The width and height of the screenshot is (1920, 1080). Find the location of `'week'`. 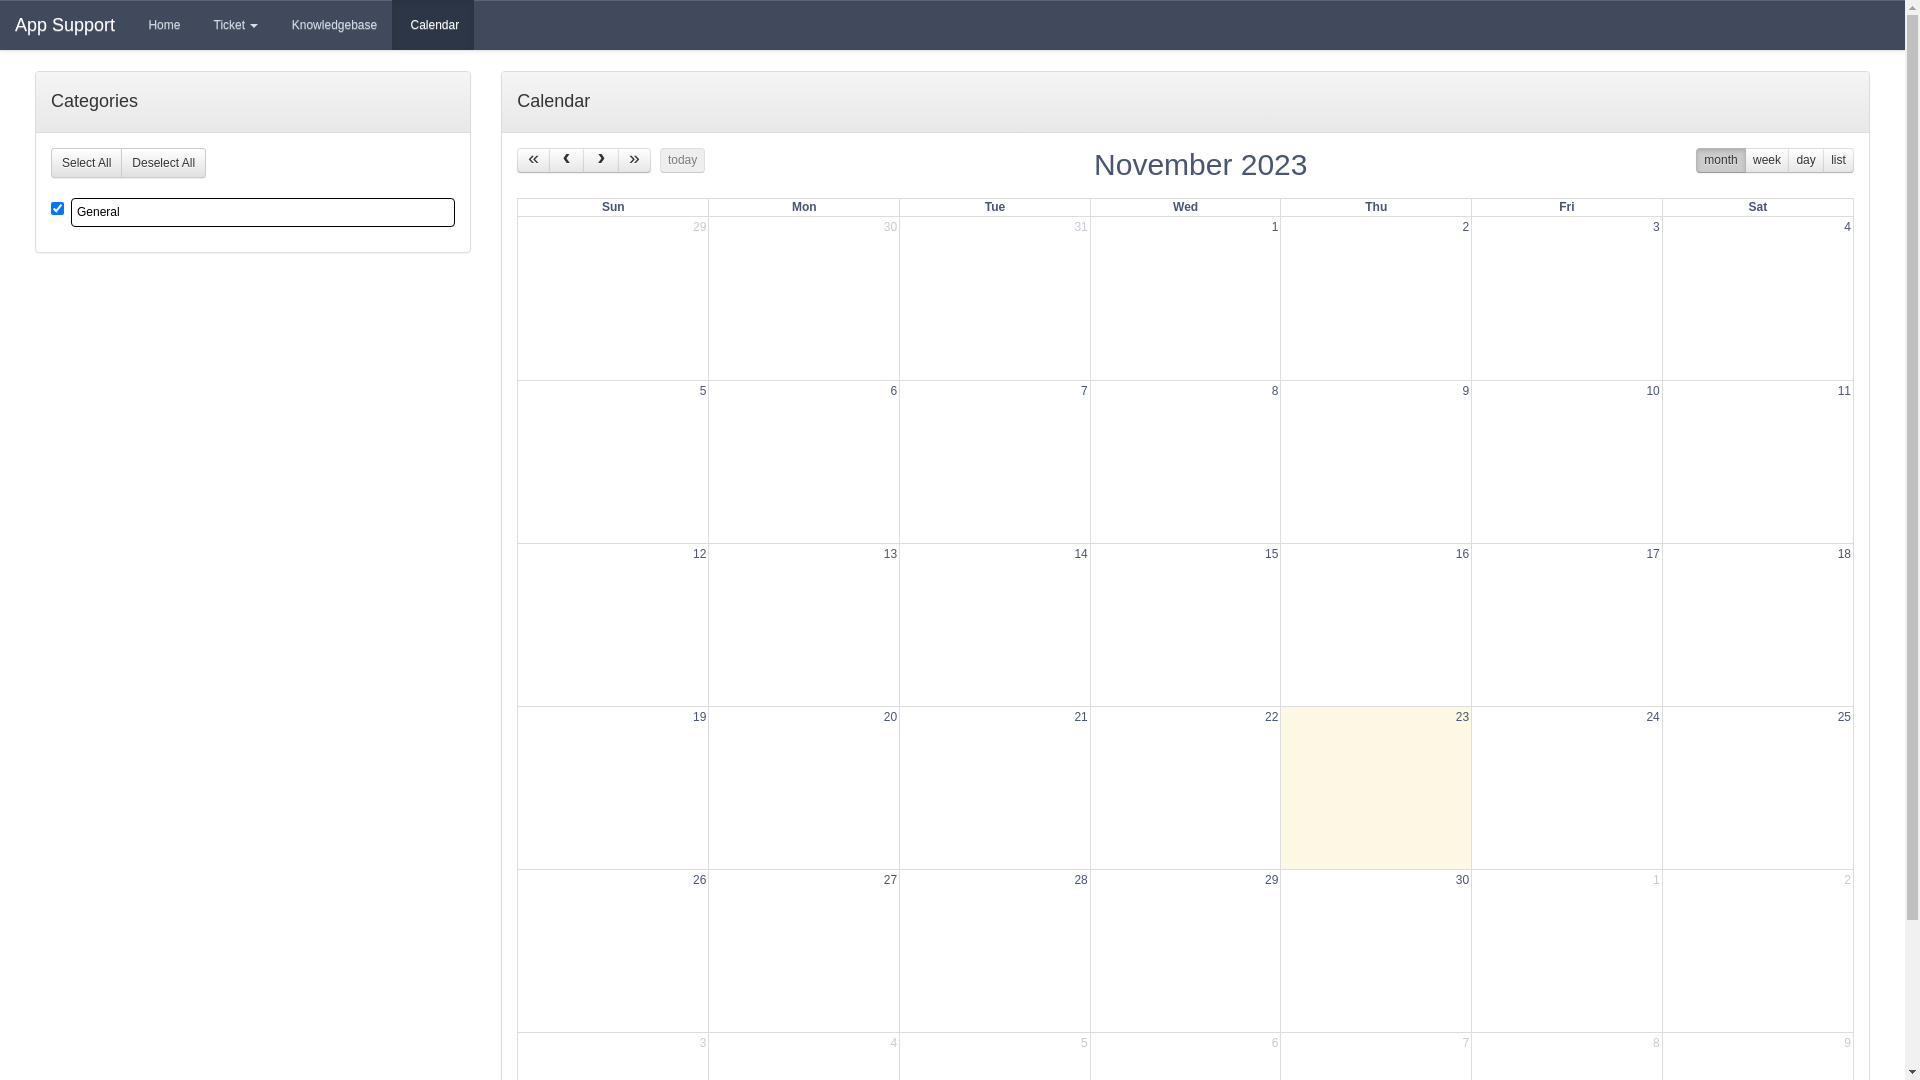

'week' is located at coordinates (1766, 159).